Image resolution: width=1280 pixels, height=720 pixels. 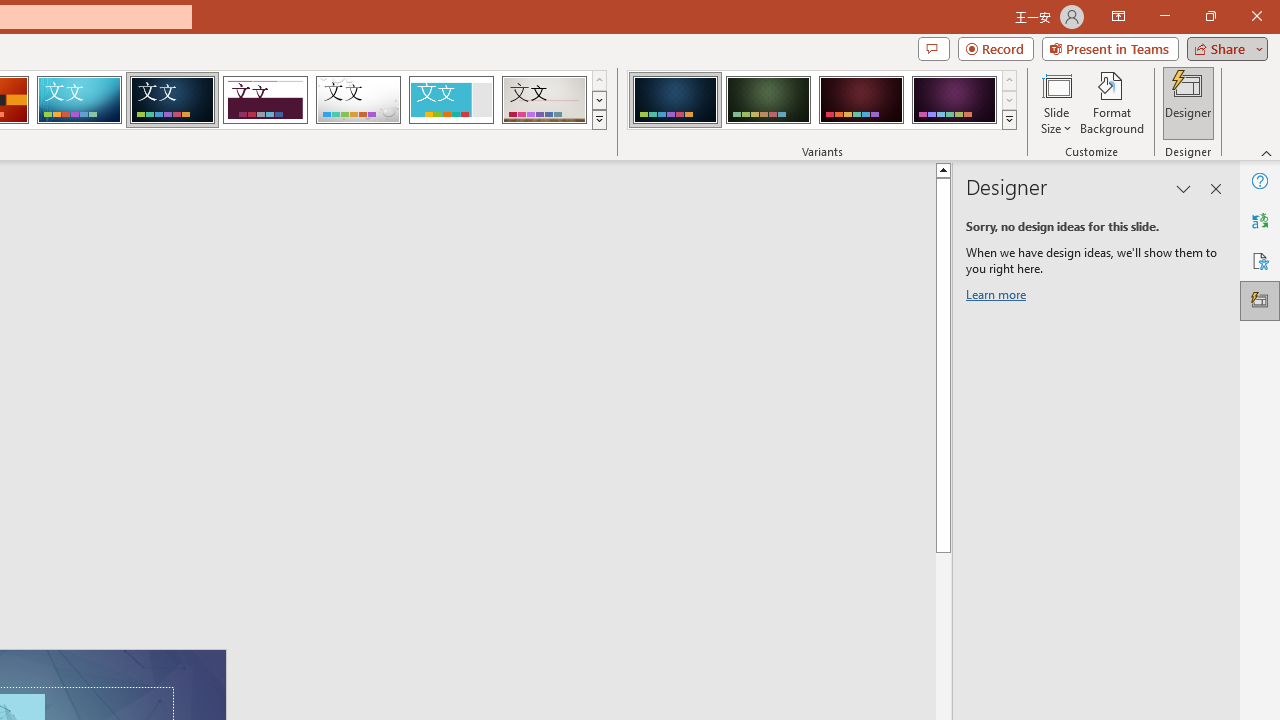 I want to click on 'Themes', so click(x=598, y=120).